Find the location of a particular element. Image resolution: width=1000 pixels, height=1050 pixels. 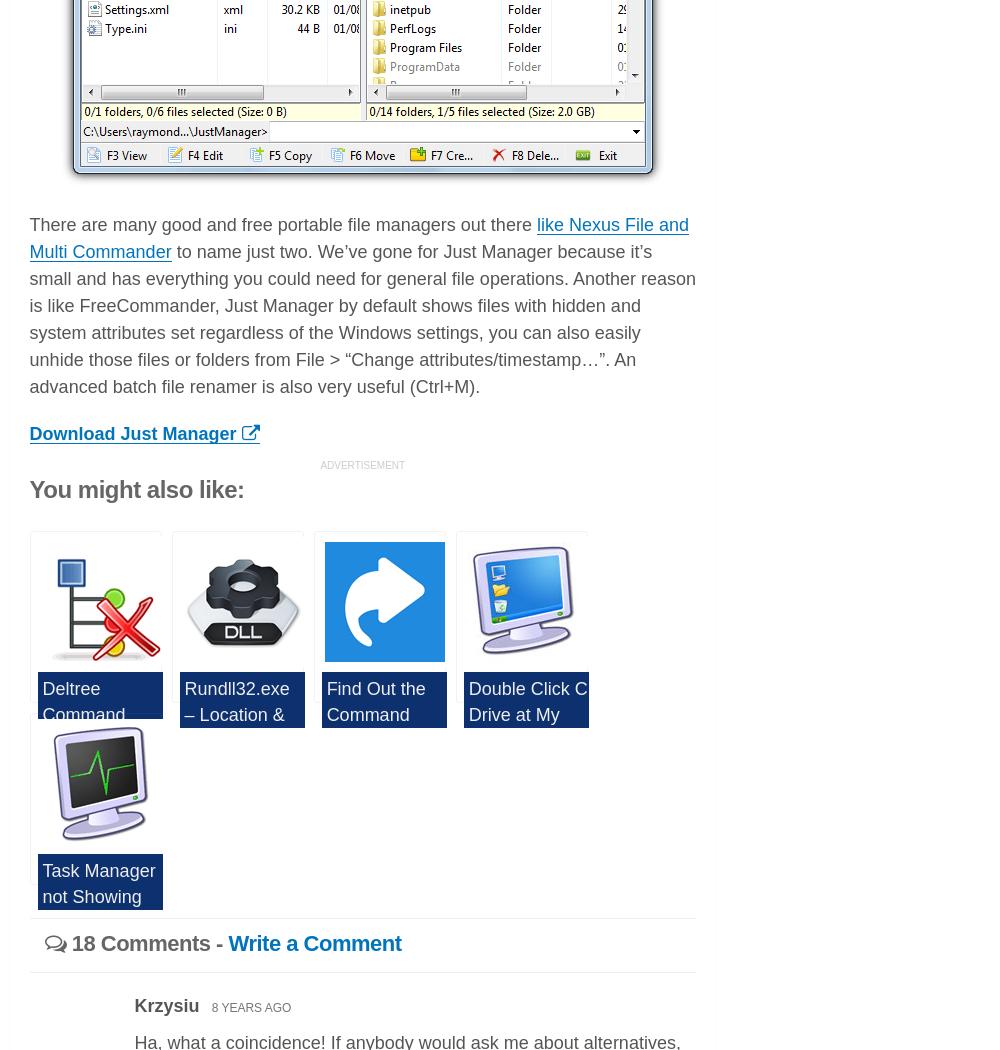

'Deltree Command Replacement in Windows: How to Setup' is located at coordinates (42, 738).